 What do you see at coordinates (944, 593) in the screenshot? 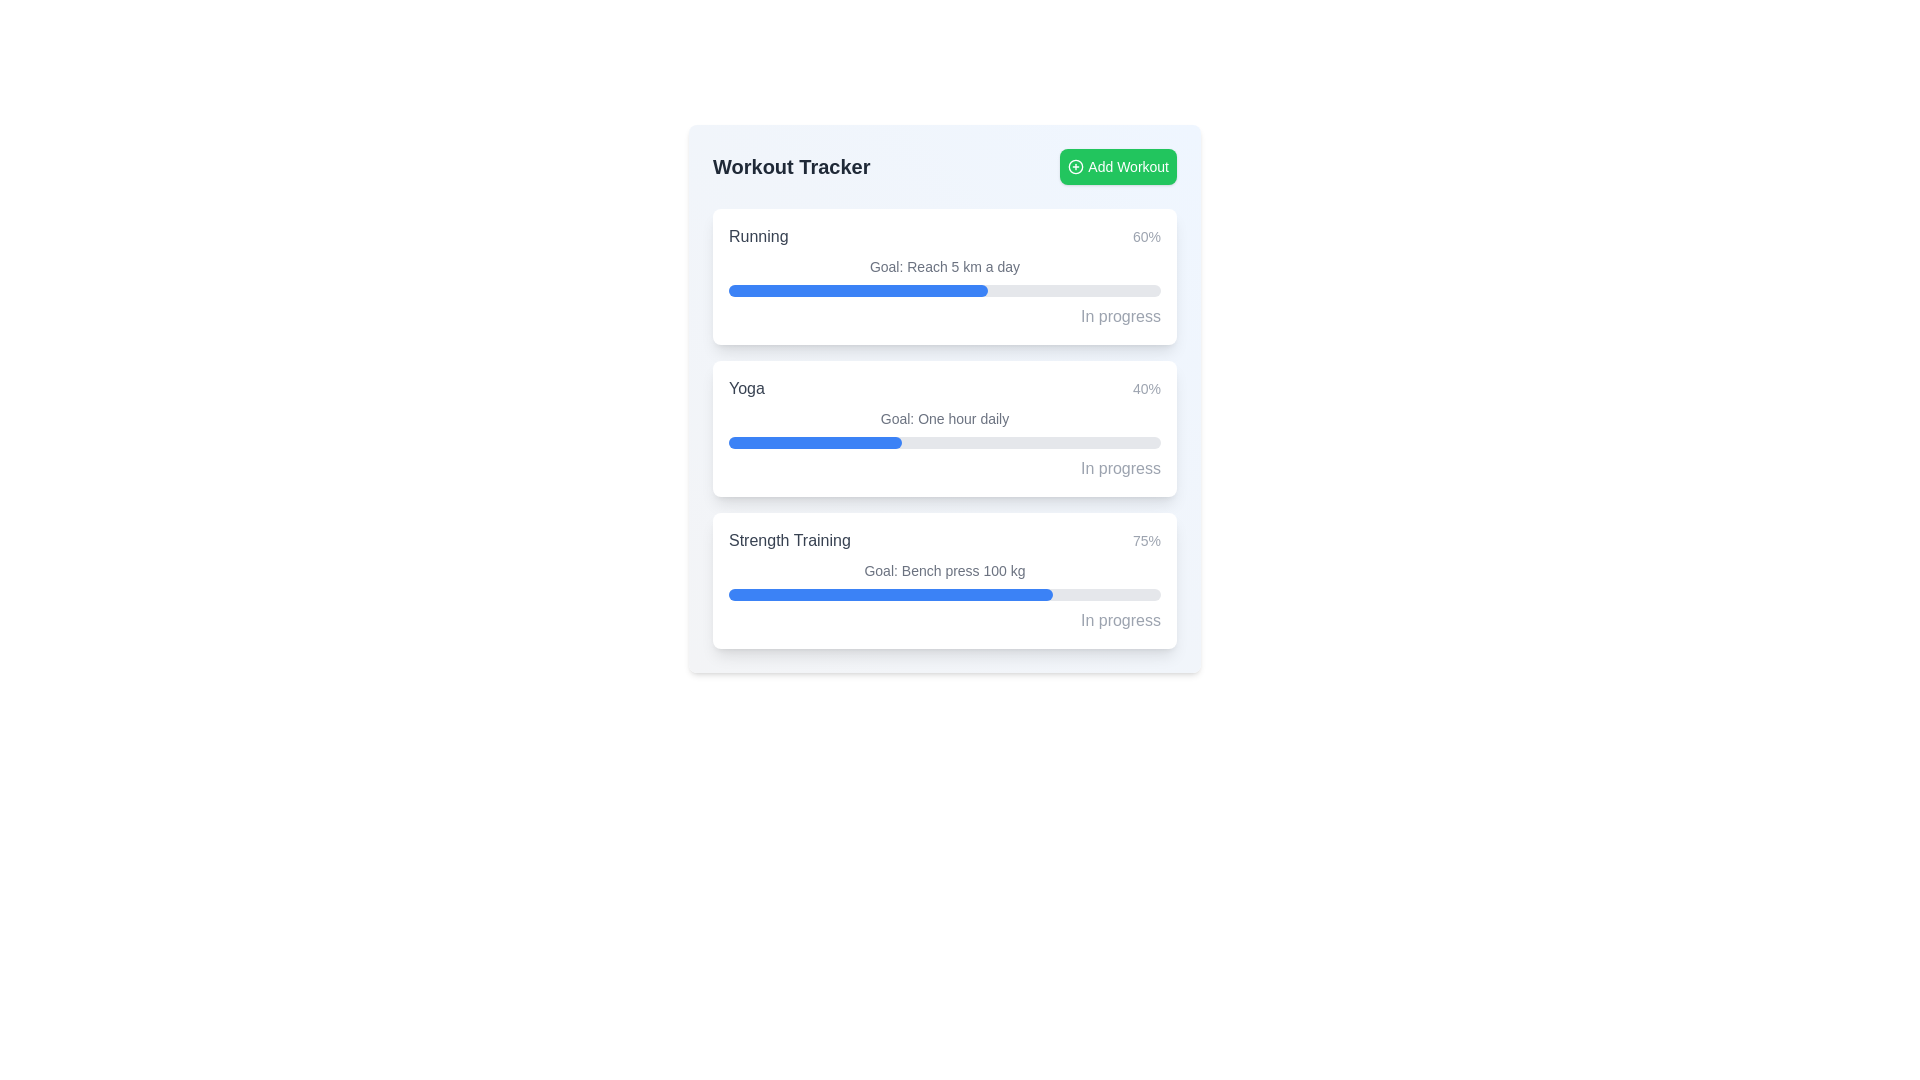
I see `the Progress bar indicating 75% progress located in the 'Strength Training' card, positioned beneath 'Goal: Bench press 100 kg' and above the 'In progress' label` at bounding box center [944, 593].